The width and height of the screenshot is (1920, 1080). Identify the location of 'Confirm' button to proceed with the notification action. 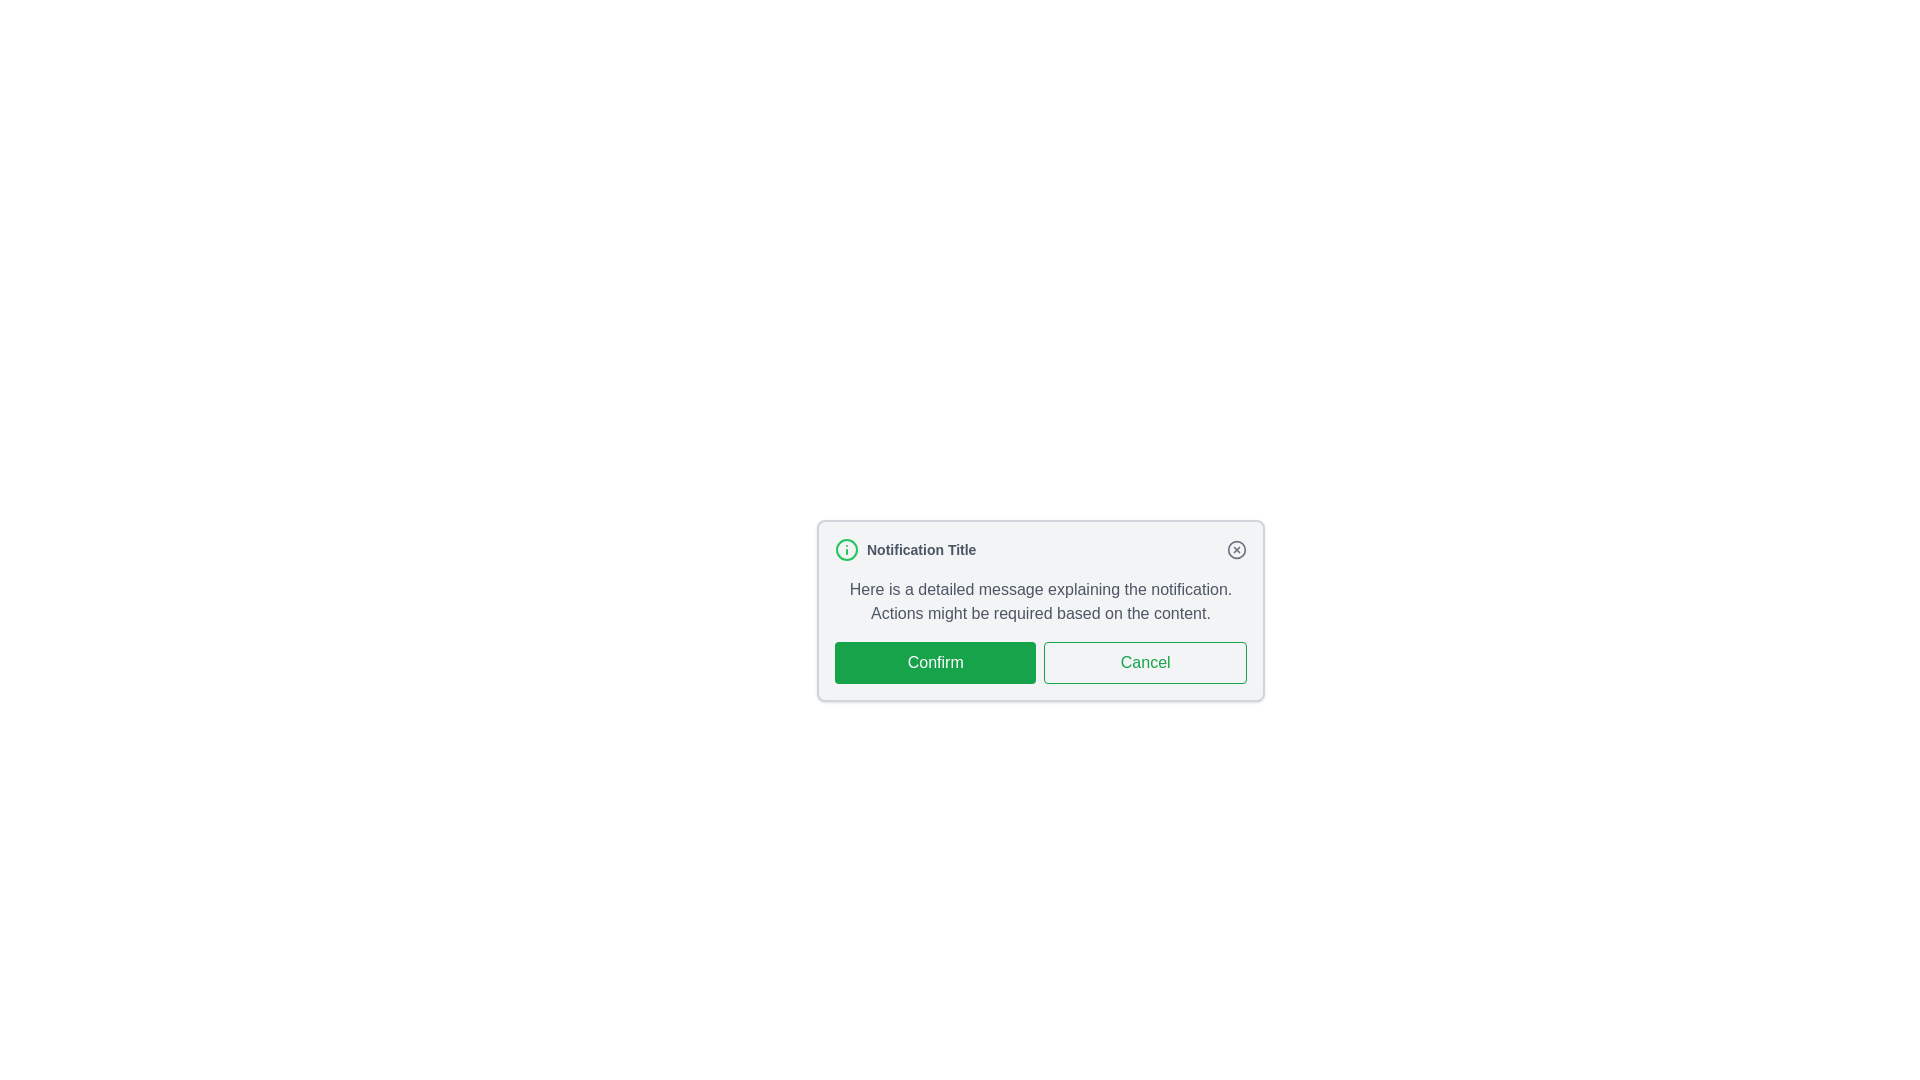
(934, 663).